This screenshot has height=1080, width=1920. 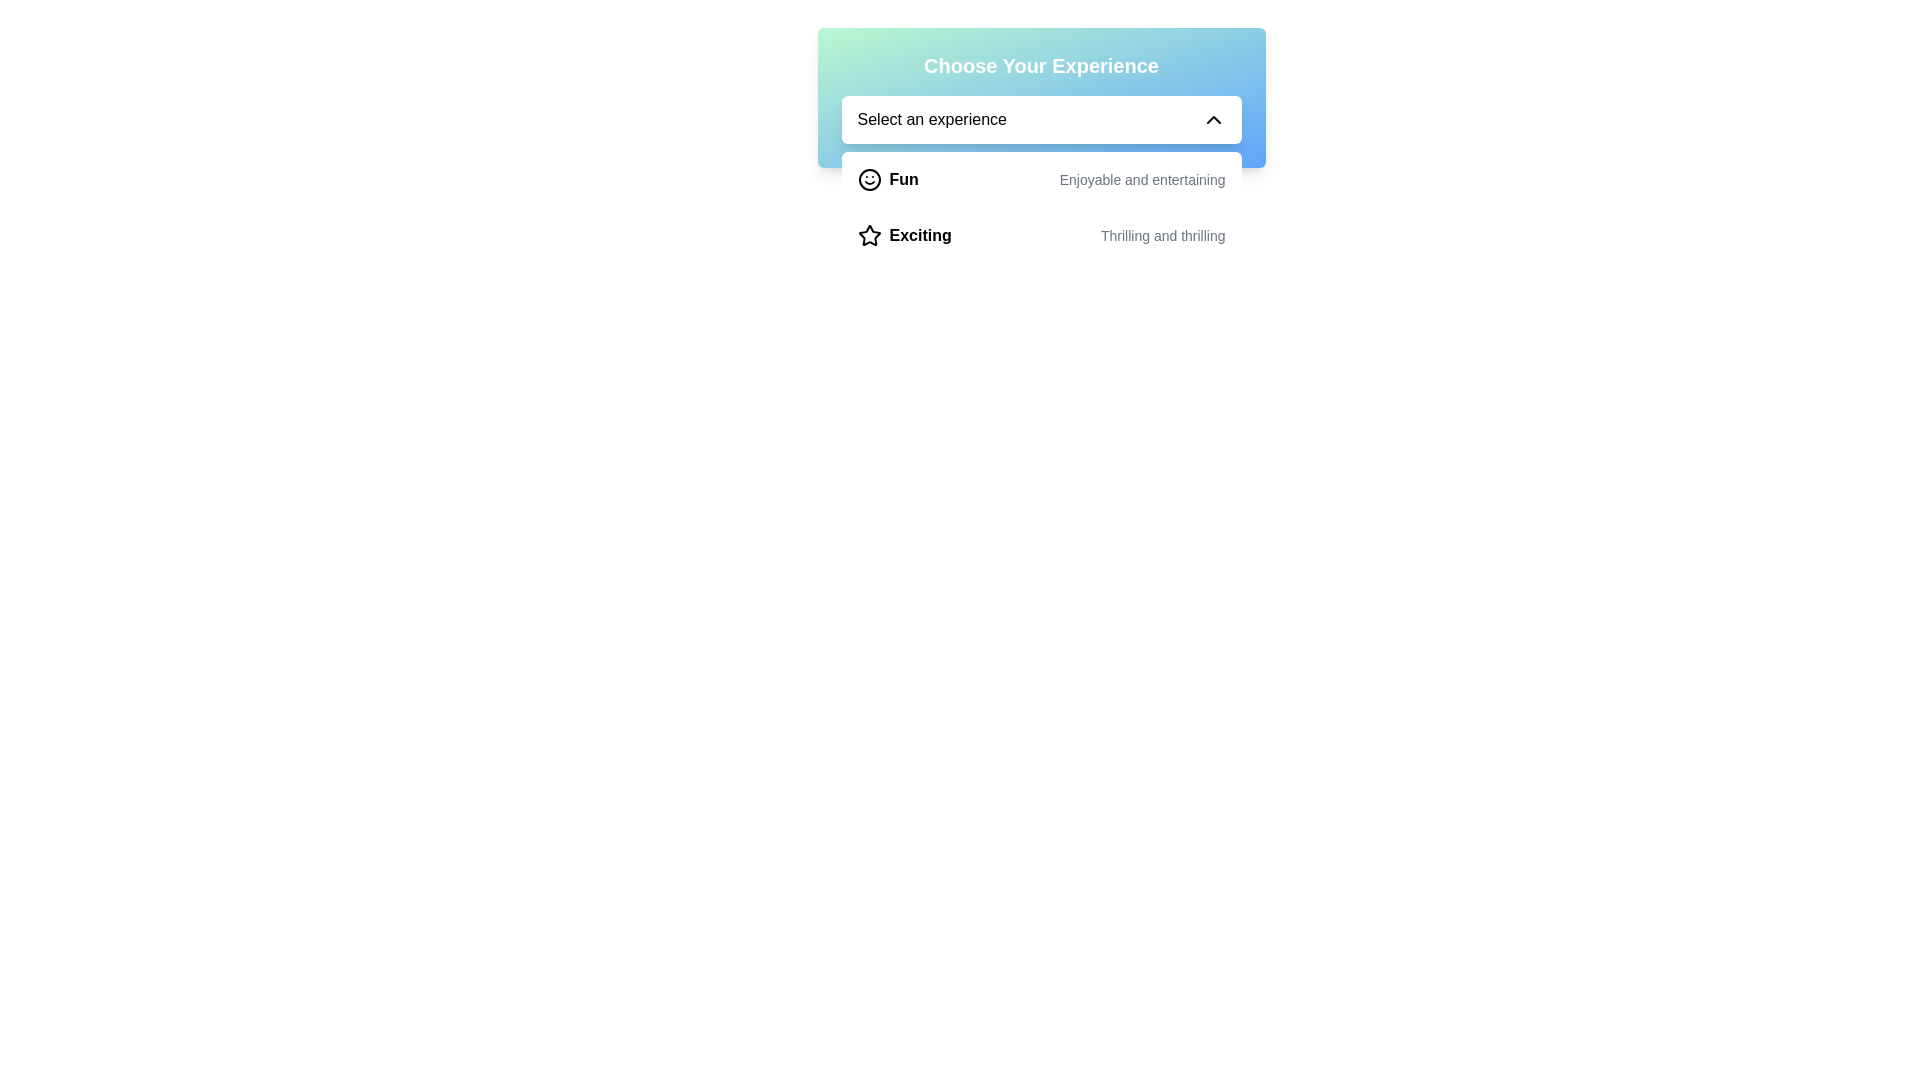 What do you see at coordinates (869, 180) in the screenshot?
I see `the small, circular smiling face icon that is part of the 'Fun' group, located to the left of the text 'Fun'` at bounding box center [869, 180].